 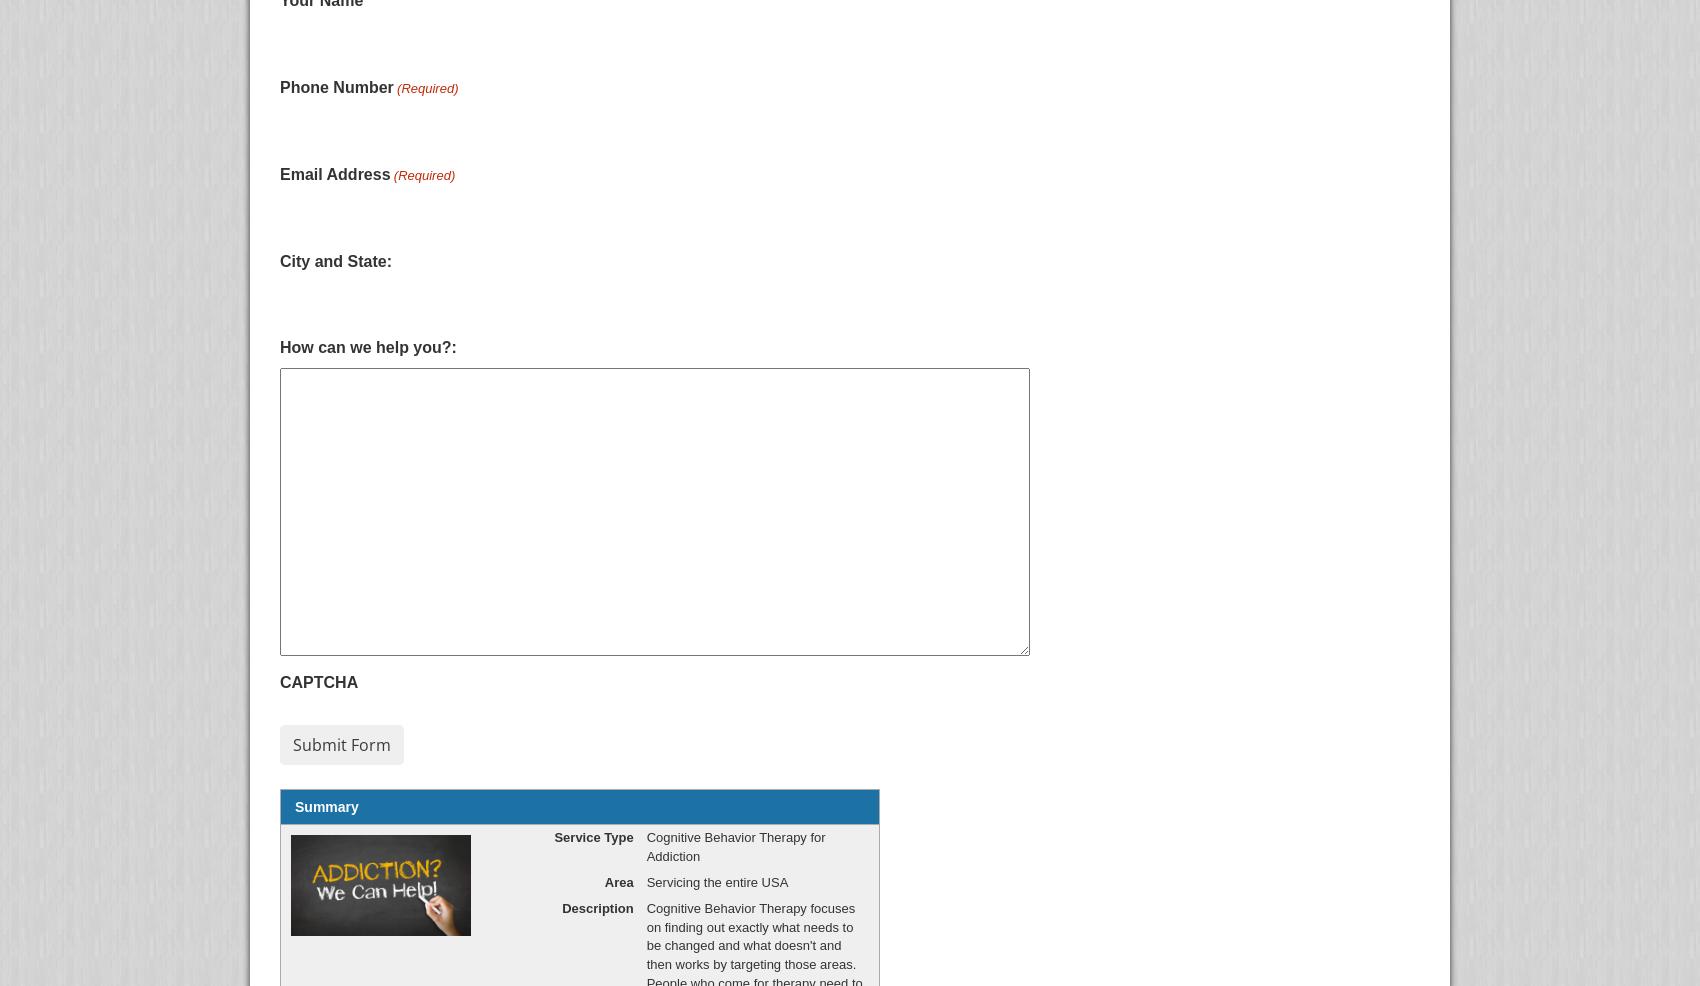 I want to click on 'Service Type', so click(x=592, y=836).